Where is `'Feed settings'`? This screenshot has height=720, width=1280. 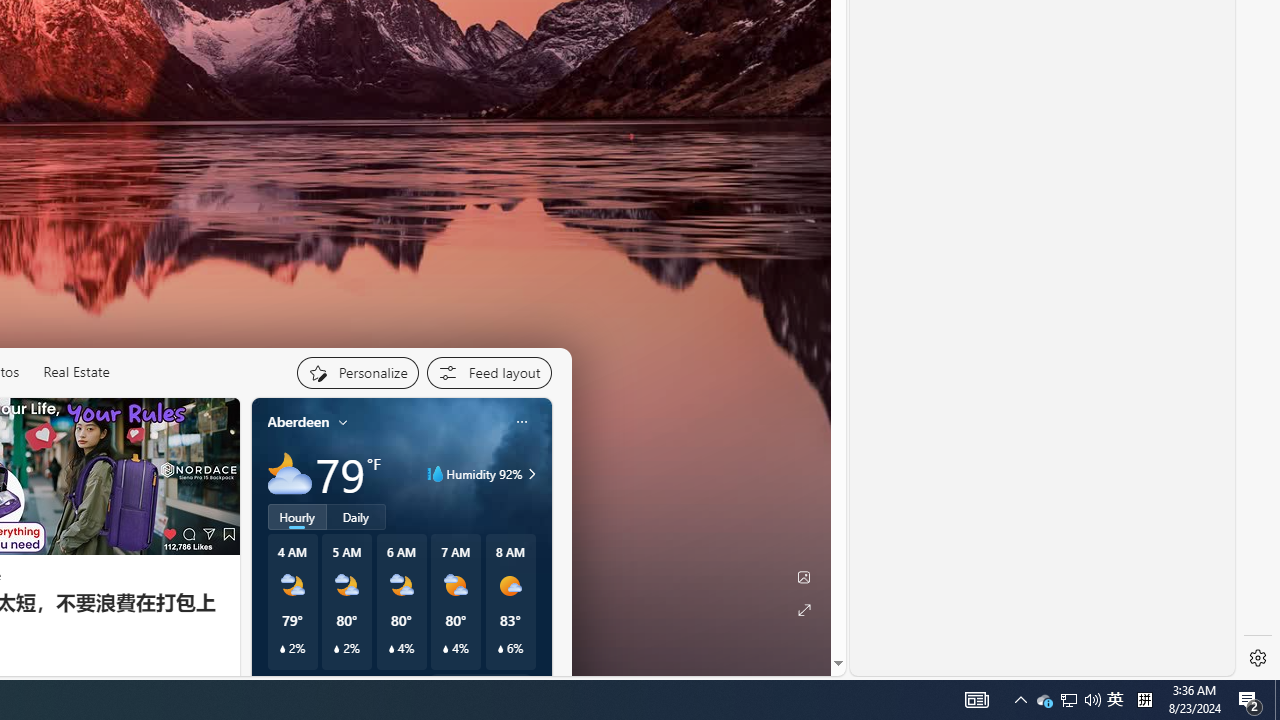
'Feed settings' is located at coordinates (488, 372).